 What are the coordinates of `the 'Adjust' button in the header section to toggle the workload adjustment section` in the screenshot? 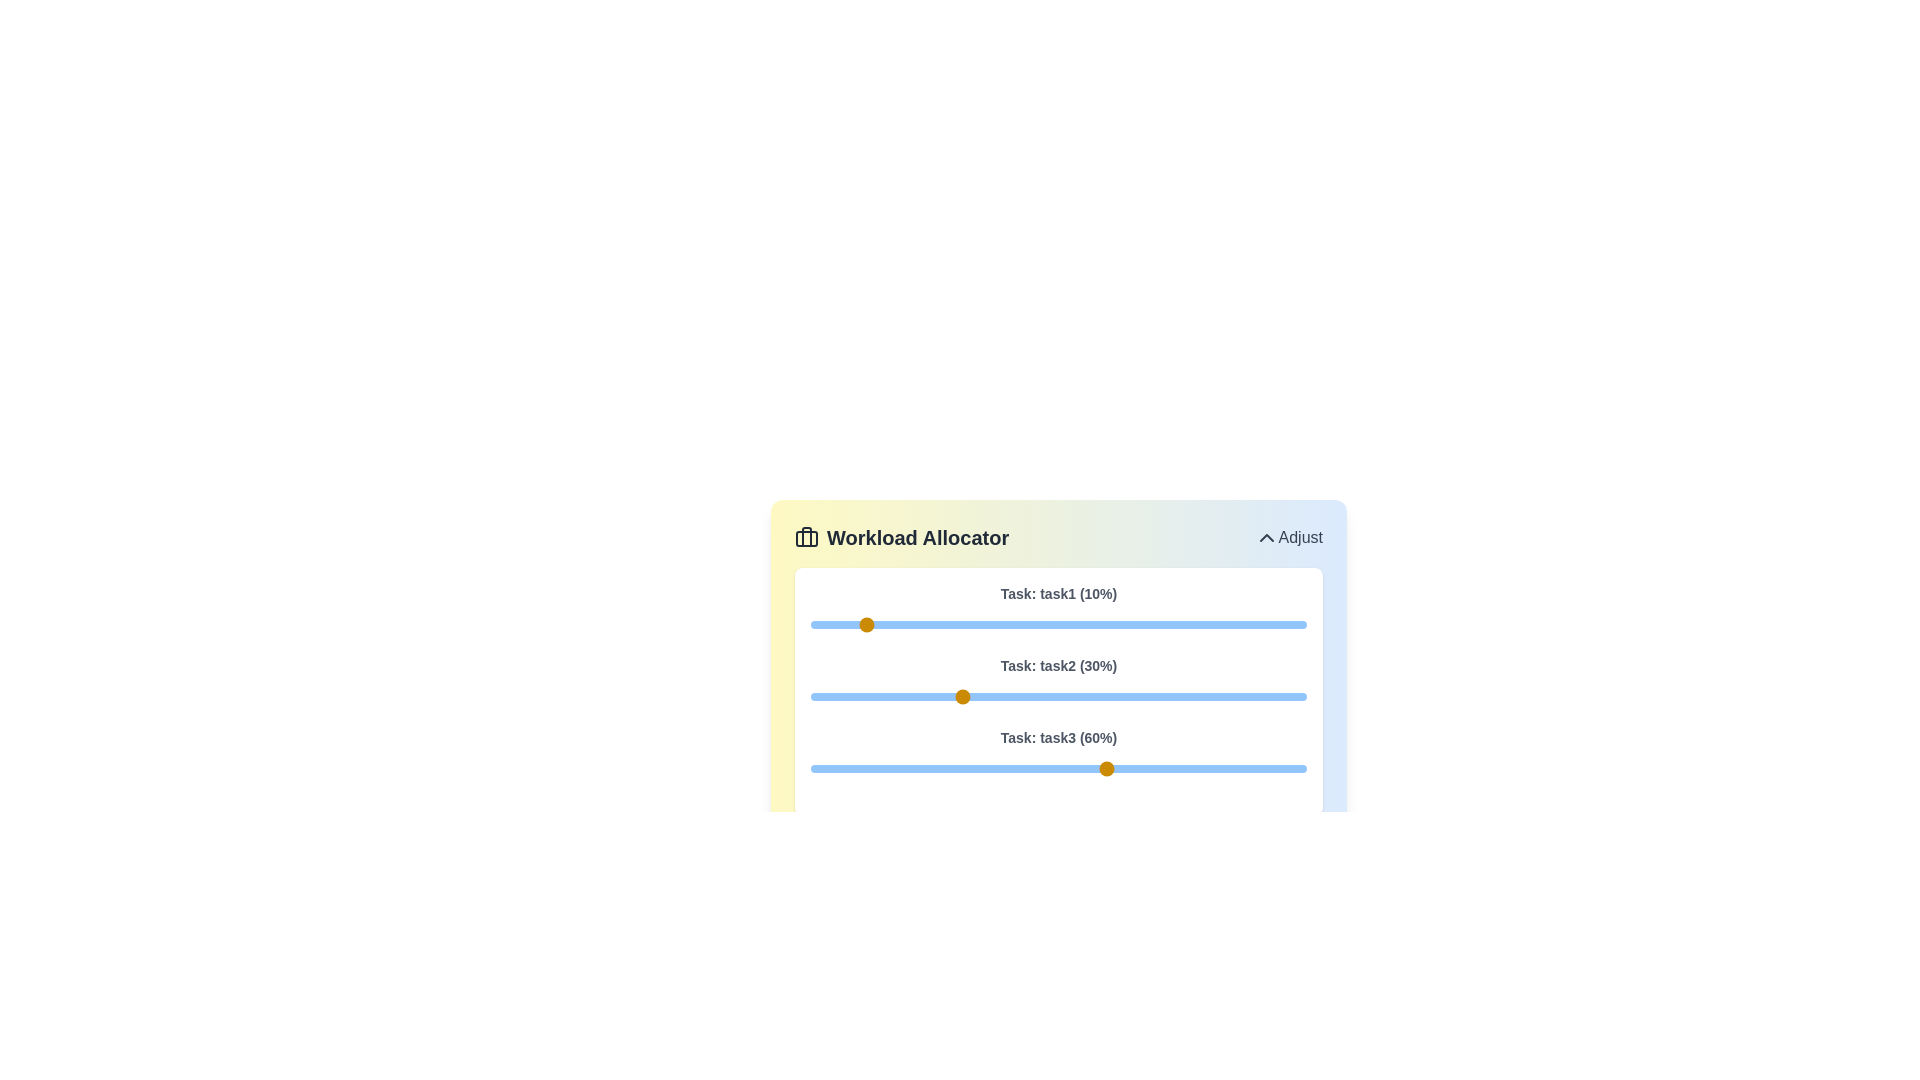 It's located at (1287, 536).